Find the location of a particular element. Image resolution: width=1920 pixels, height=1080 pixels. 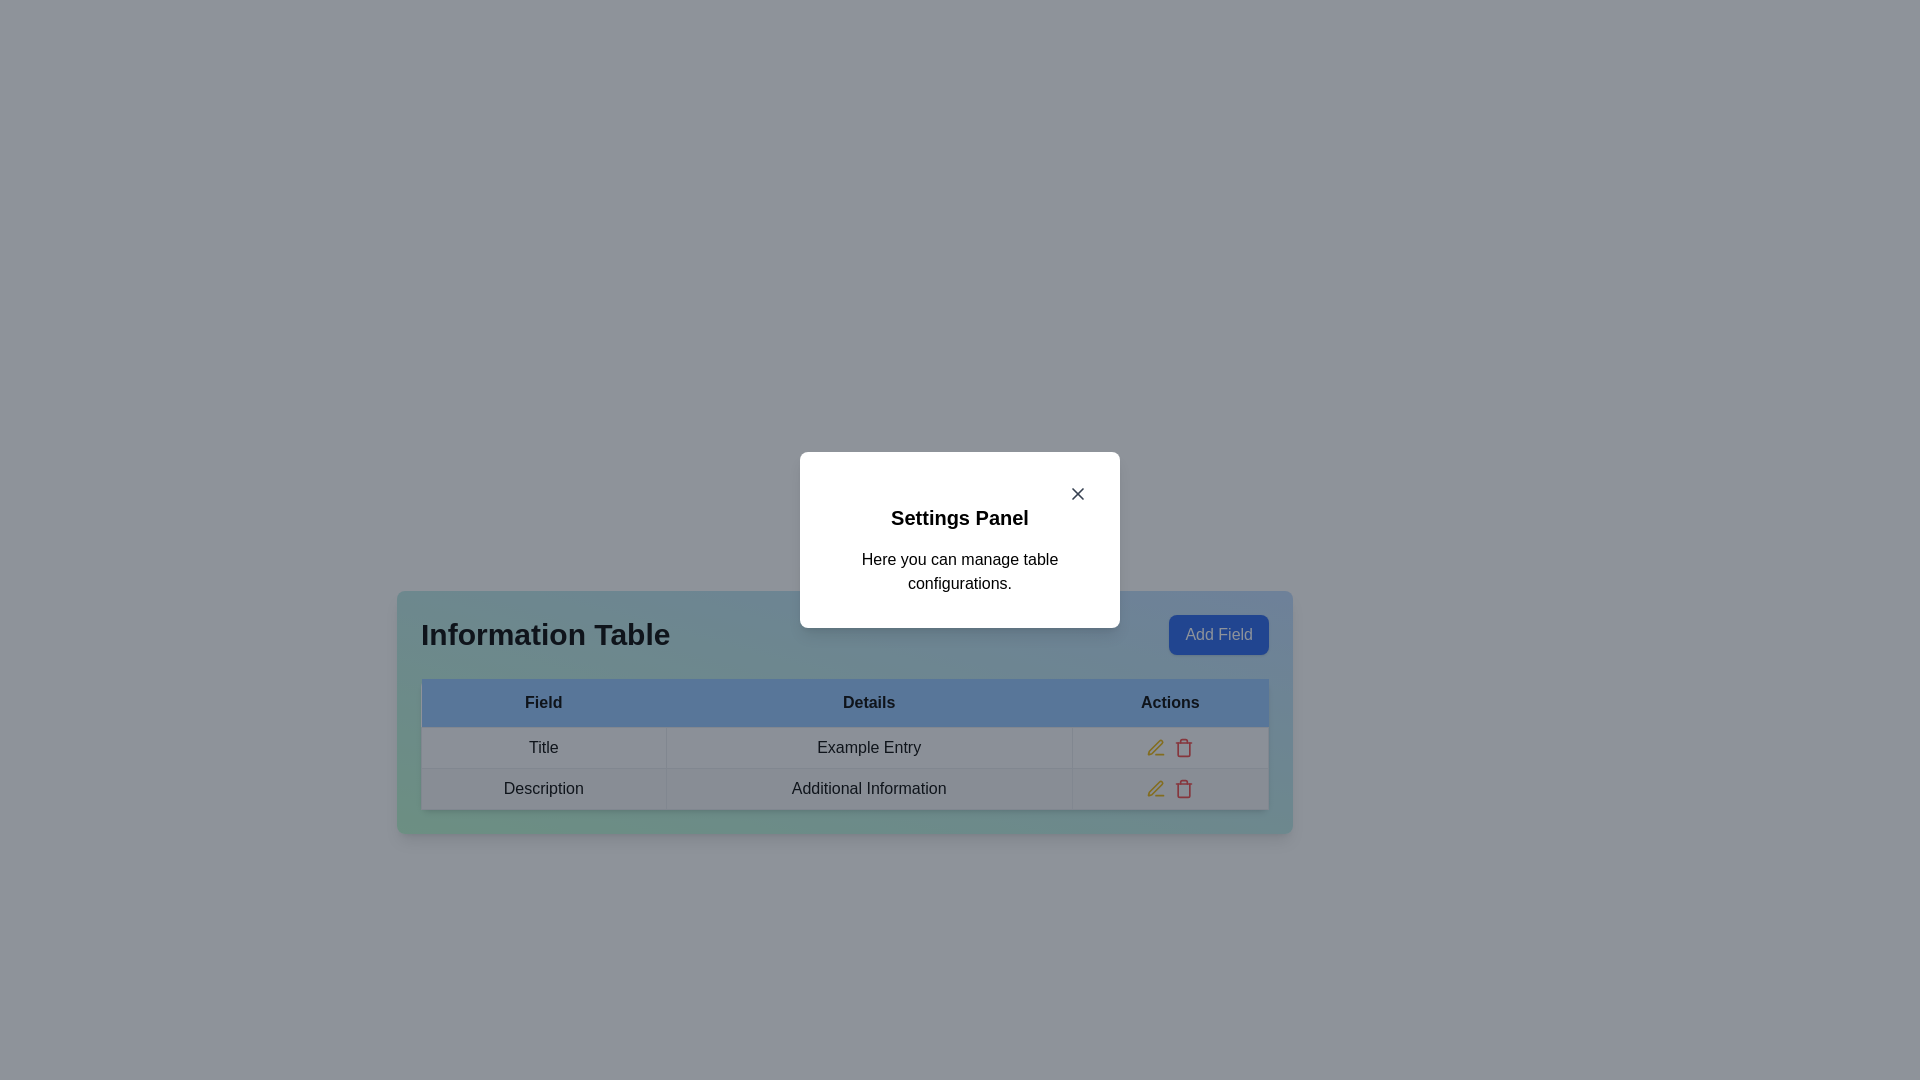

the table cell in the second column of the first data row, which contains the text 'Example Entry' is located at coordinates (869, 748).